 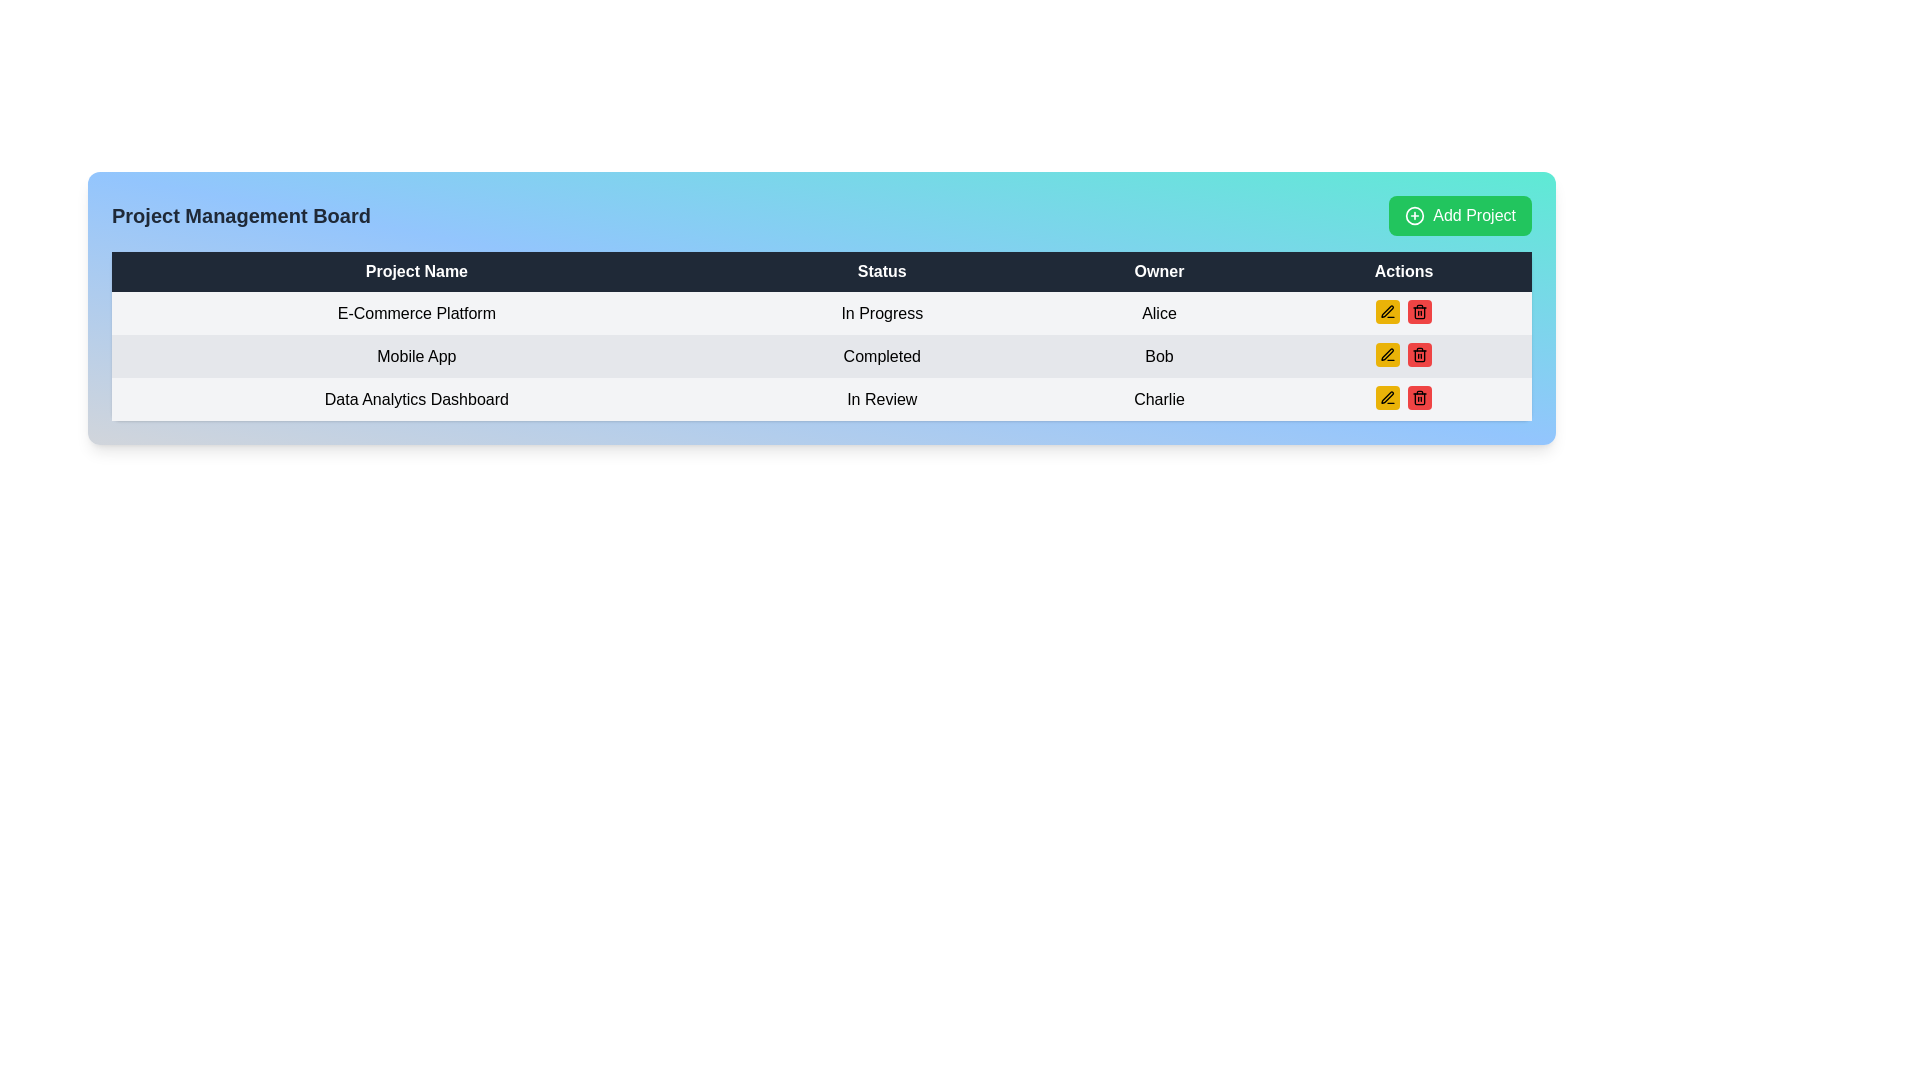 What do you see at coordinates (1159, 399) in the screenshot?
I see `the informational text label displaying the assigned owner of the project in the 'Owner' column of the data table` at bounding box center [1159, 399].